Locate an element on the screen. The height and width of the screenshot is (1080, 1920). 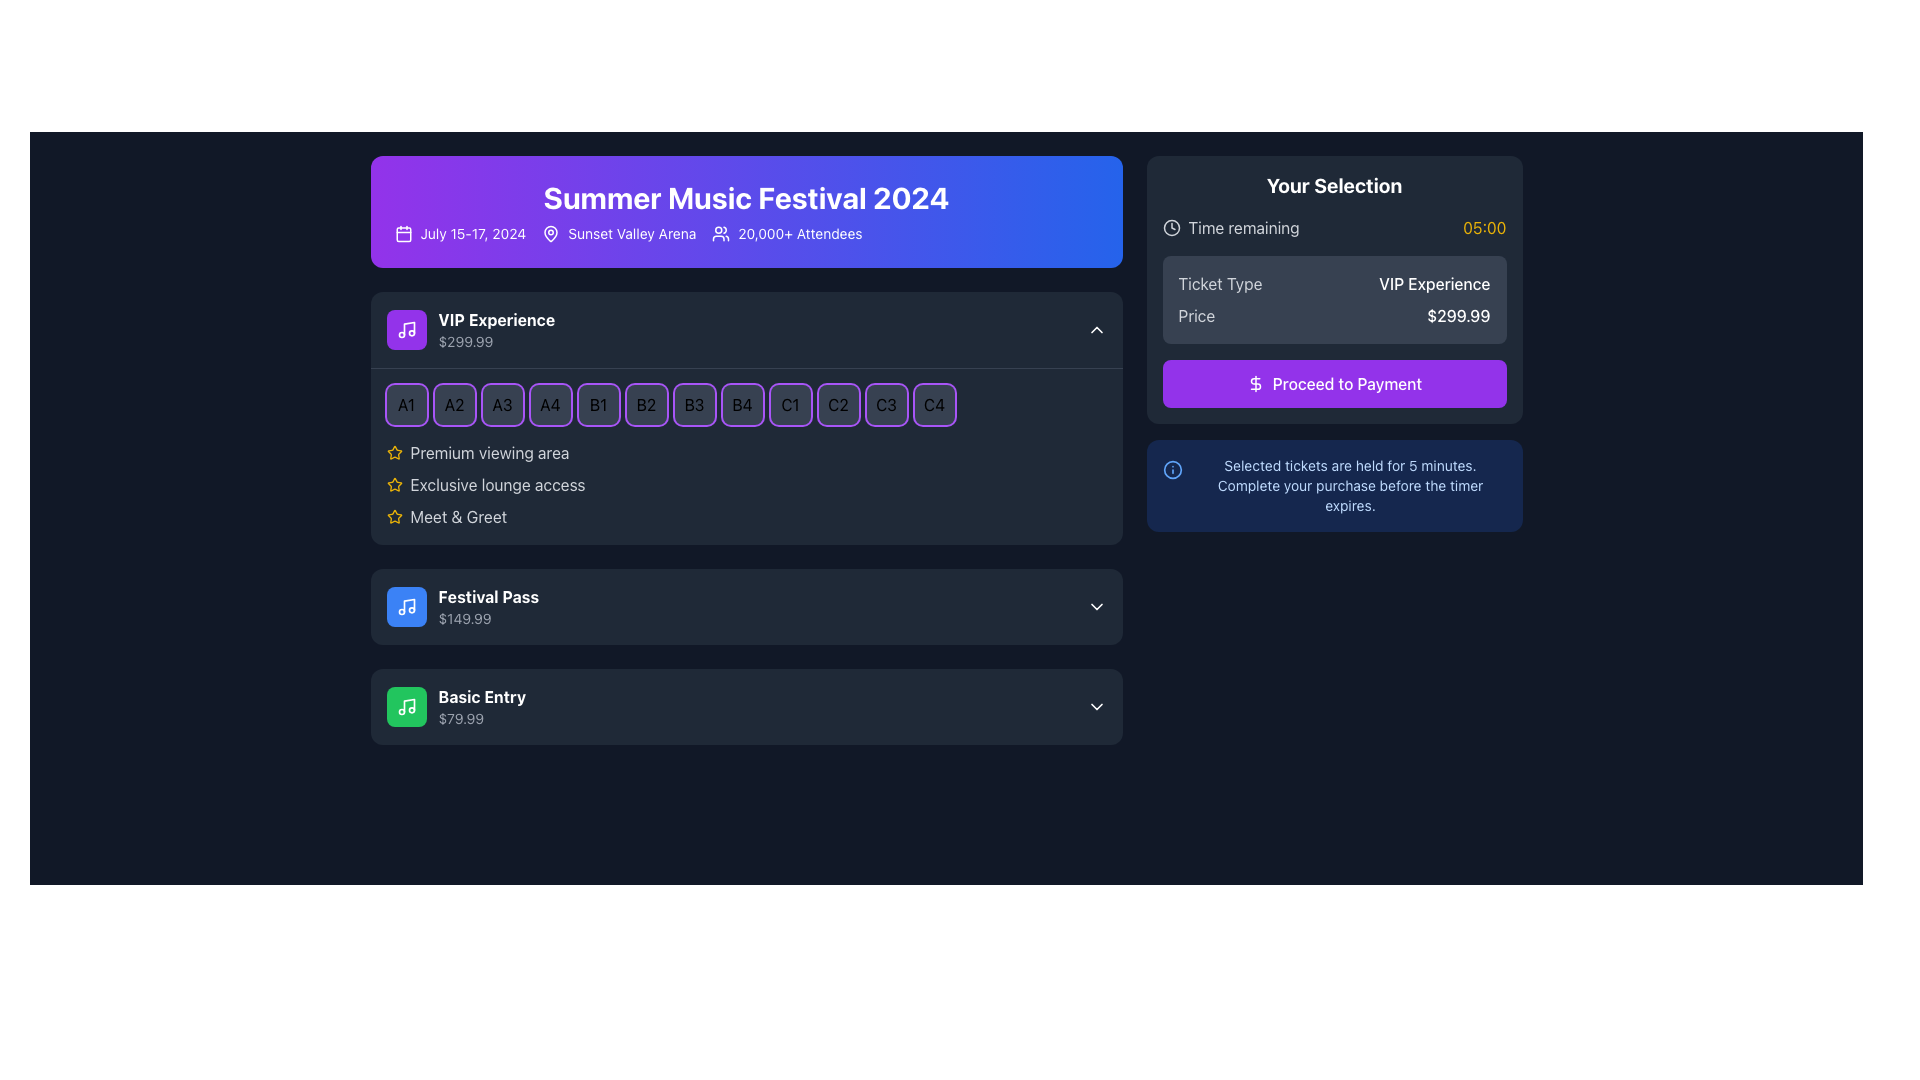
the second curved line of the dollar sign icon, which is styled with a thin, rounded line in a light color, located in the payment section of the interface is located at coordinates (1254, 384).